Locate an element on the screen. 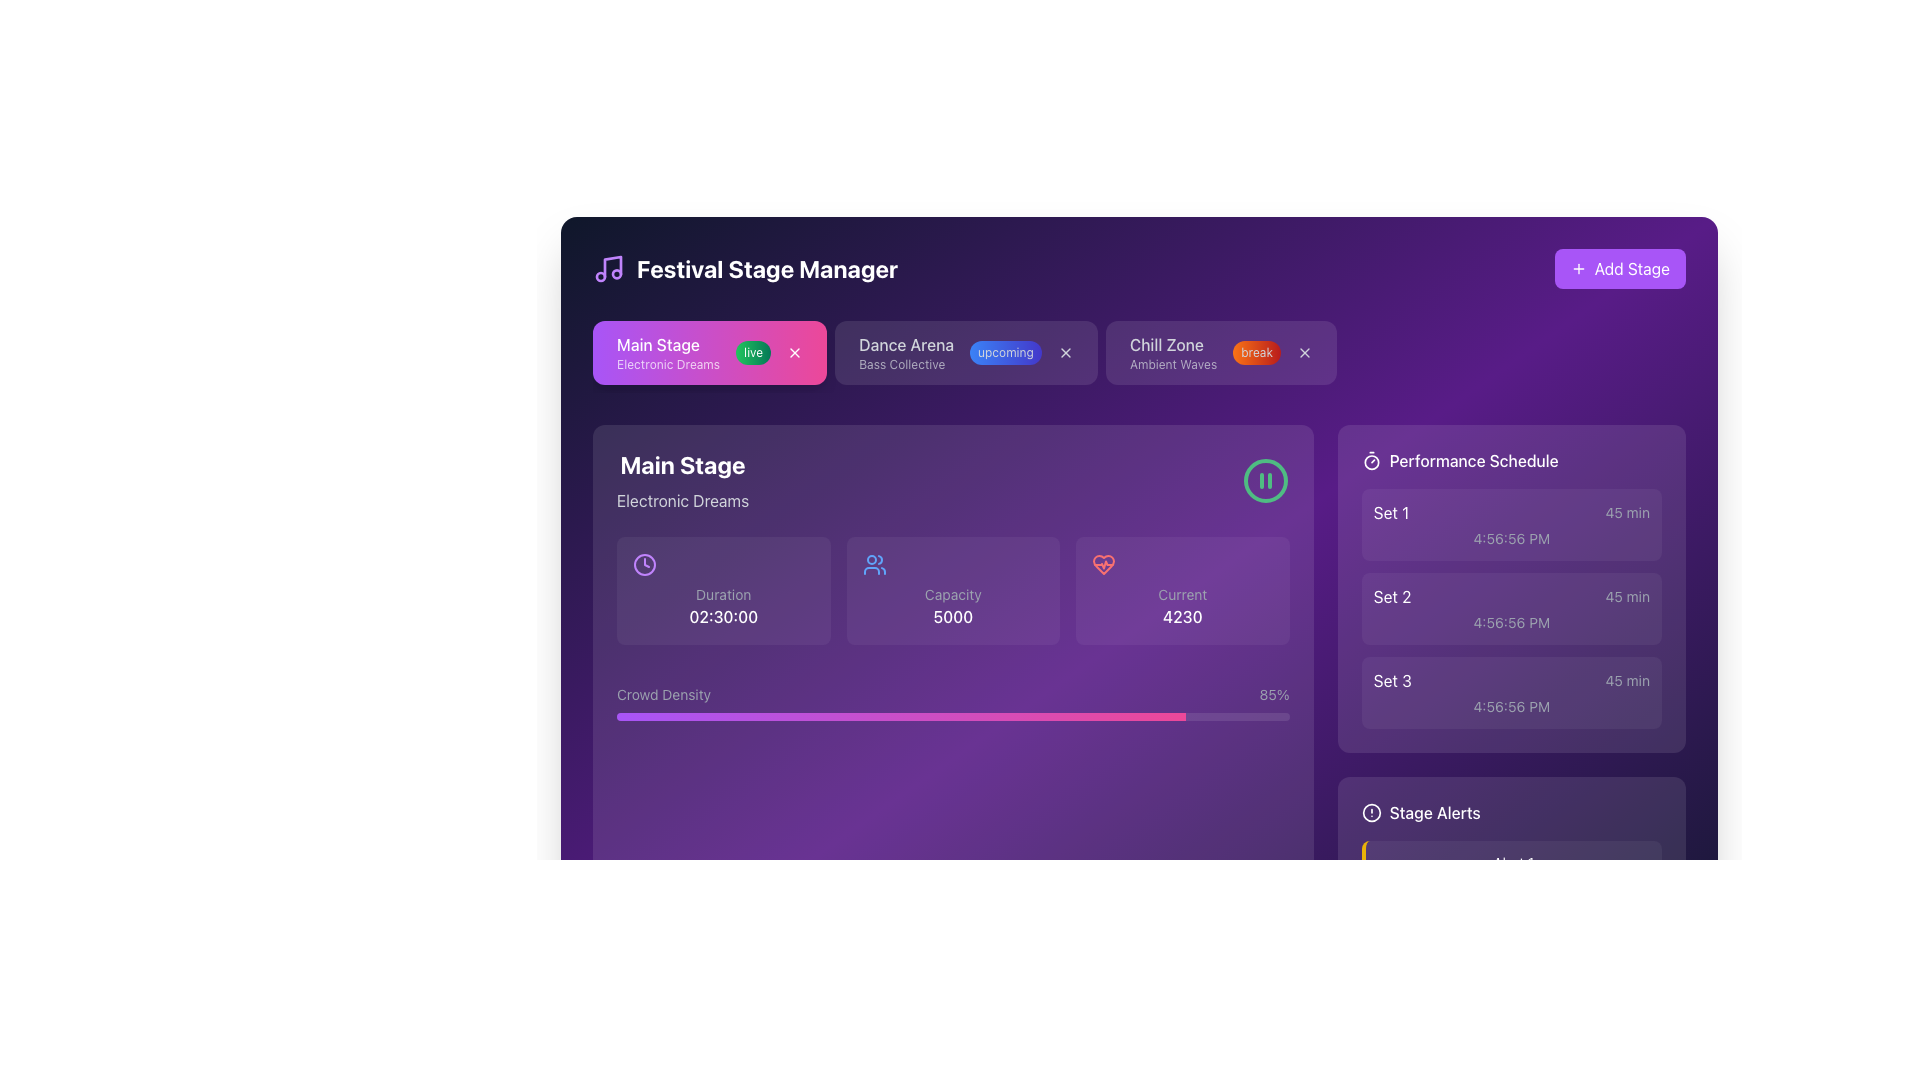 The image size is (1920, 1080). the green rounded 'live' badge on the tag labeled 'Main Stage' to interact with it is located at coordinates (710, 352).